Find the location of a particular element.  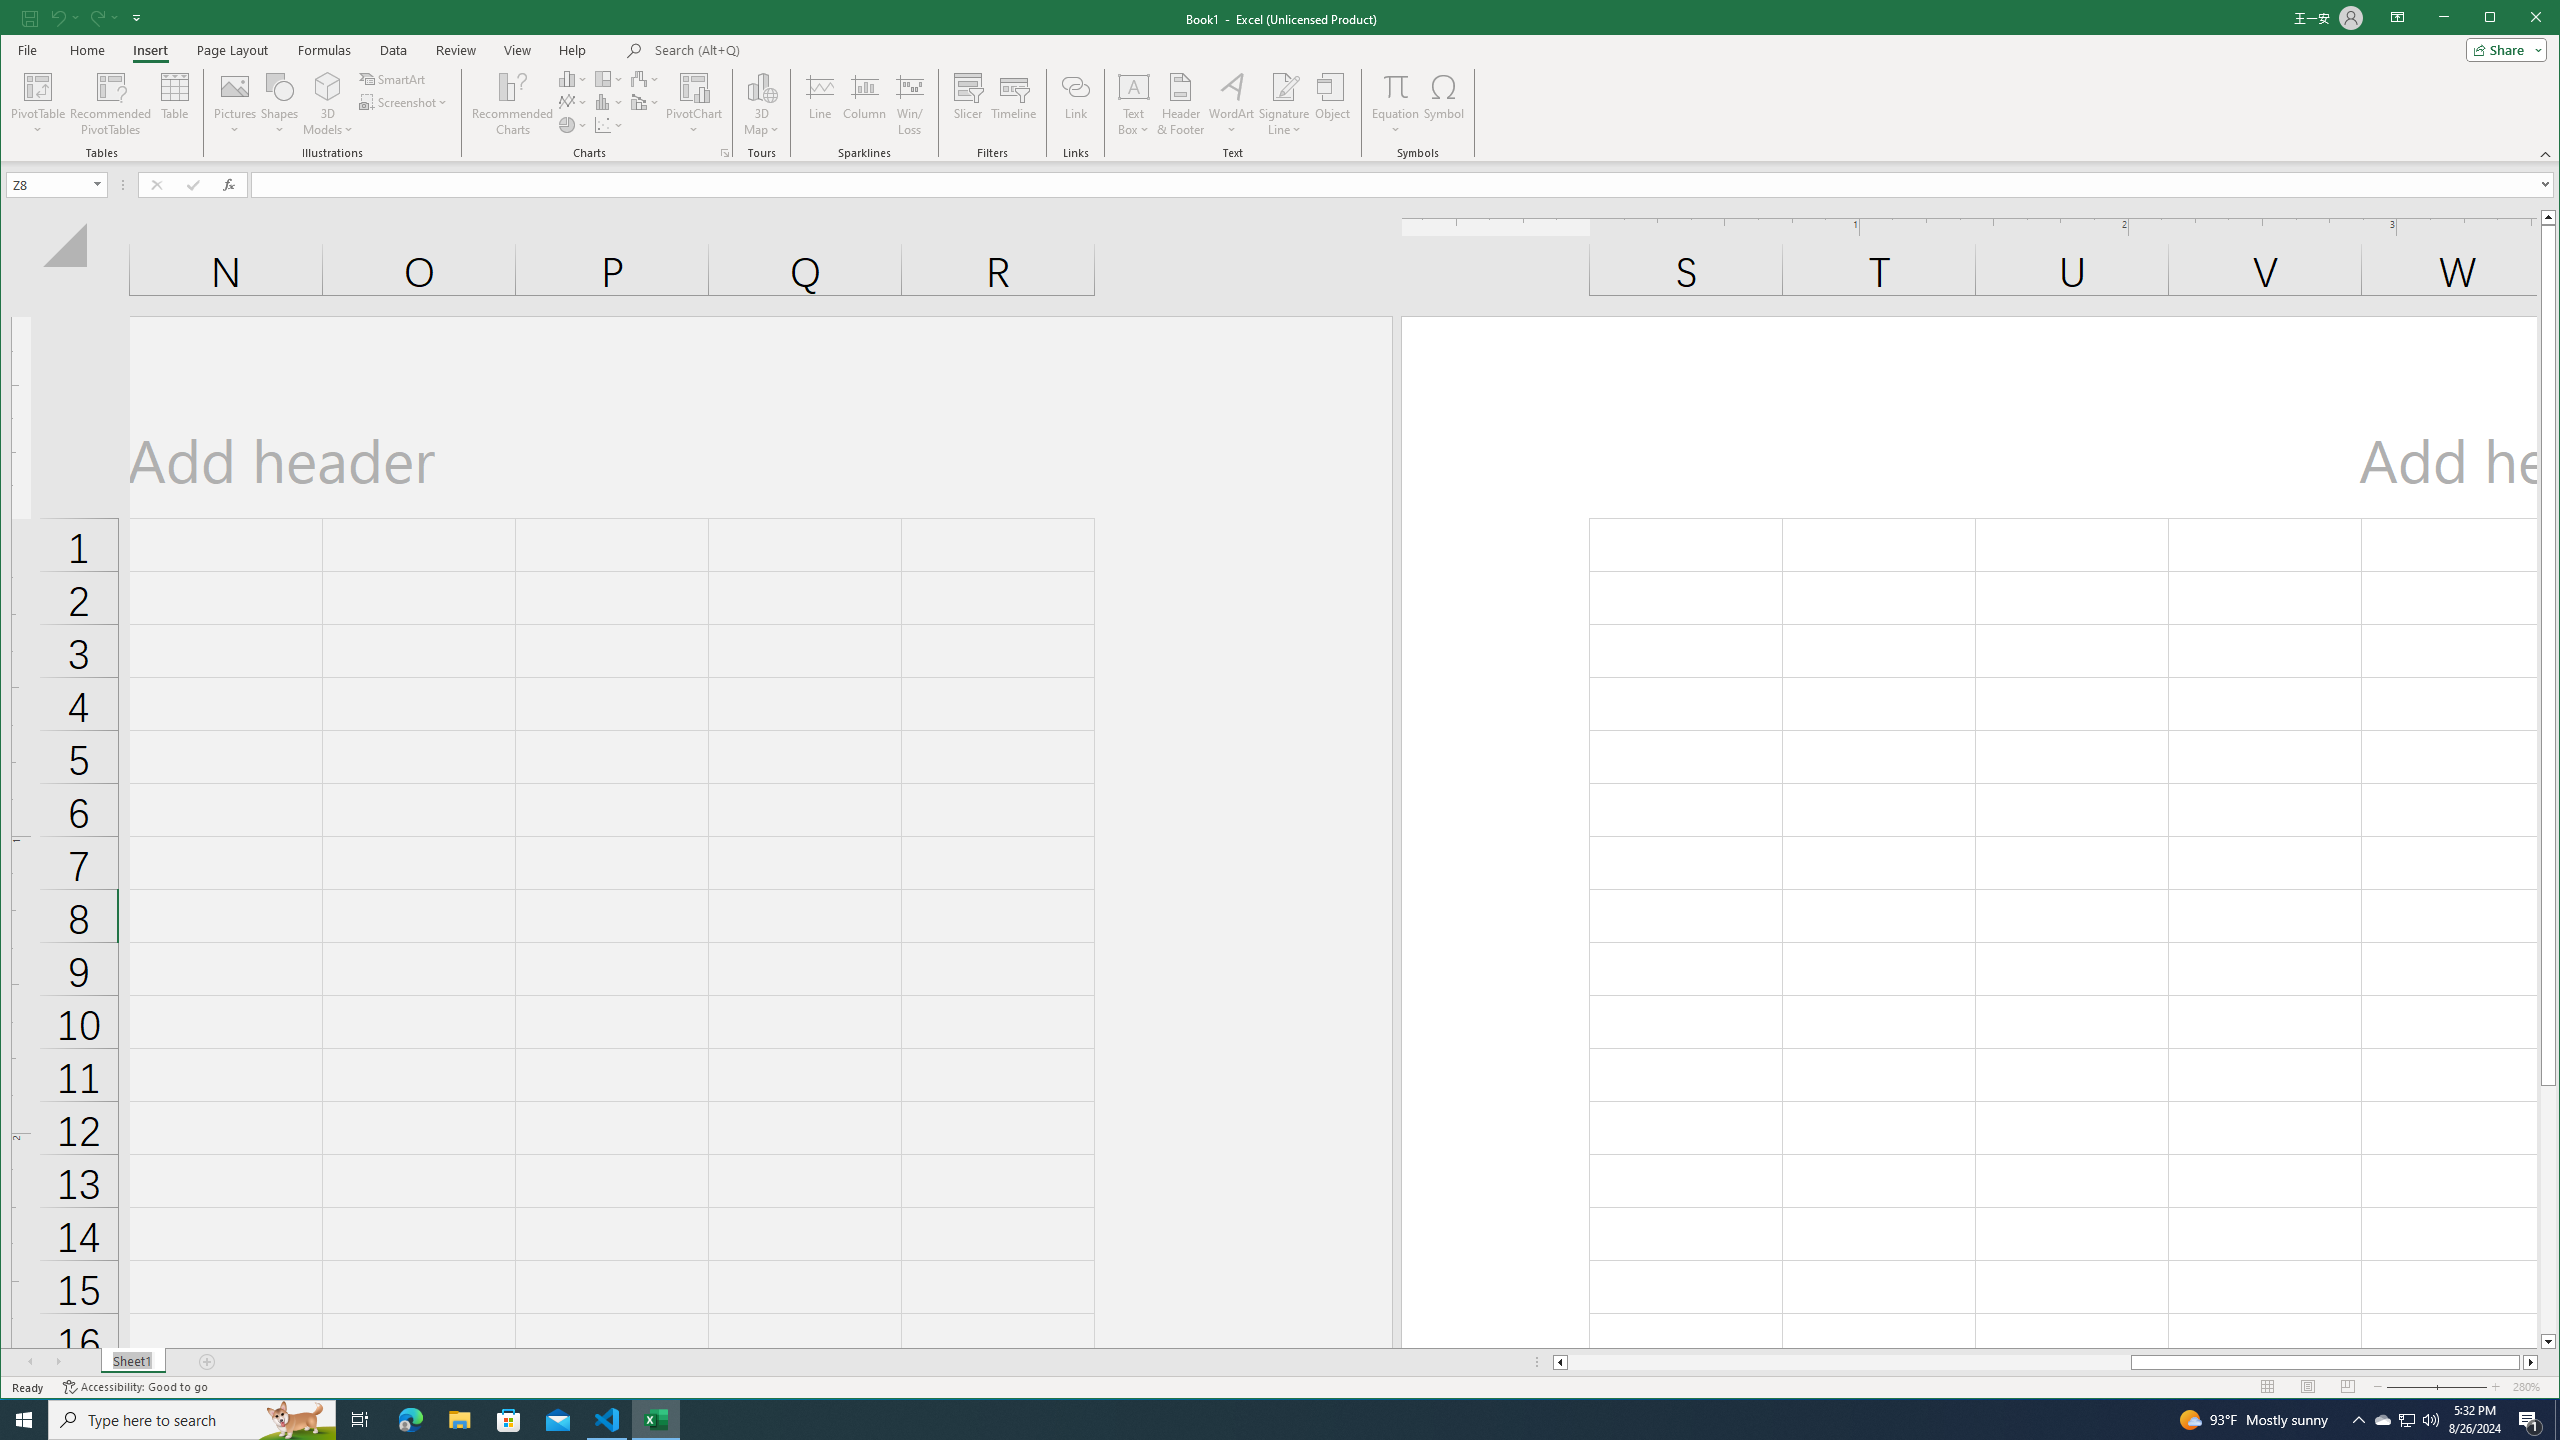

'Zoom' is located at coordinates (2434, 1386).